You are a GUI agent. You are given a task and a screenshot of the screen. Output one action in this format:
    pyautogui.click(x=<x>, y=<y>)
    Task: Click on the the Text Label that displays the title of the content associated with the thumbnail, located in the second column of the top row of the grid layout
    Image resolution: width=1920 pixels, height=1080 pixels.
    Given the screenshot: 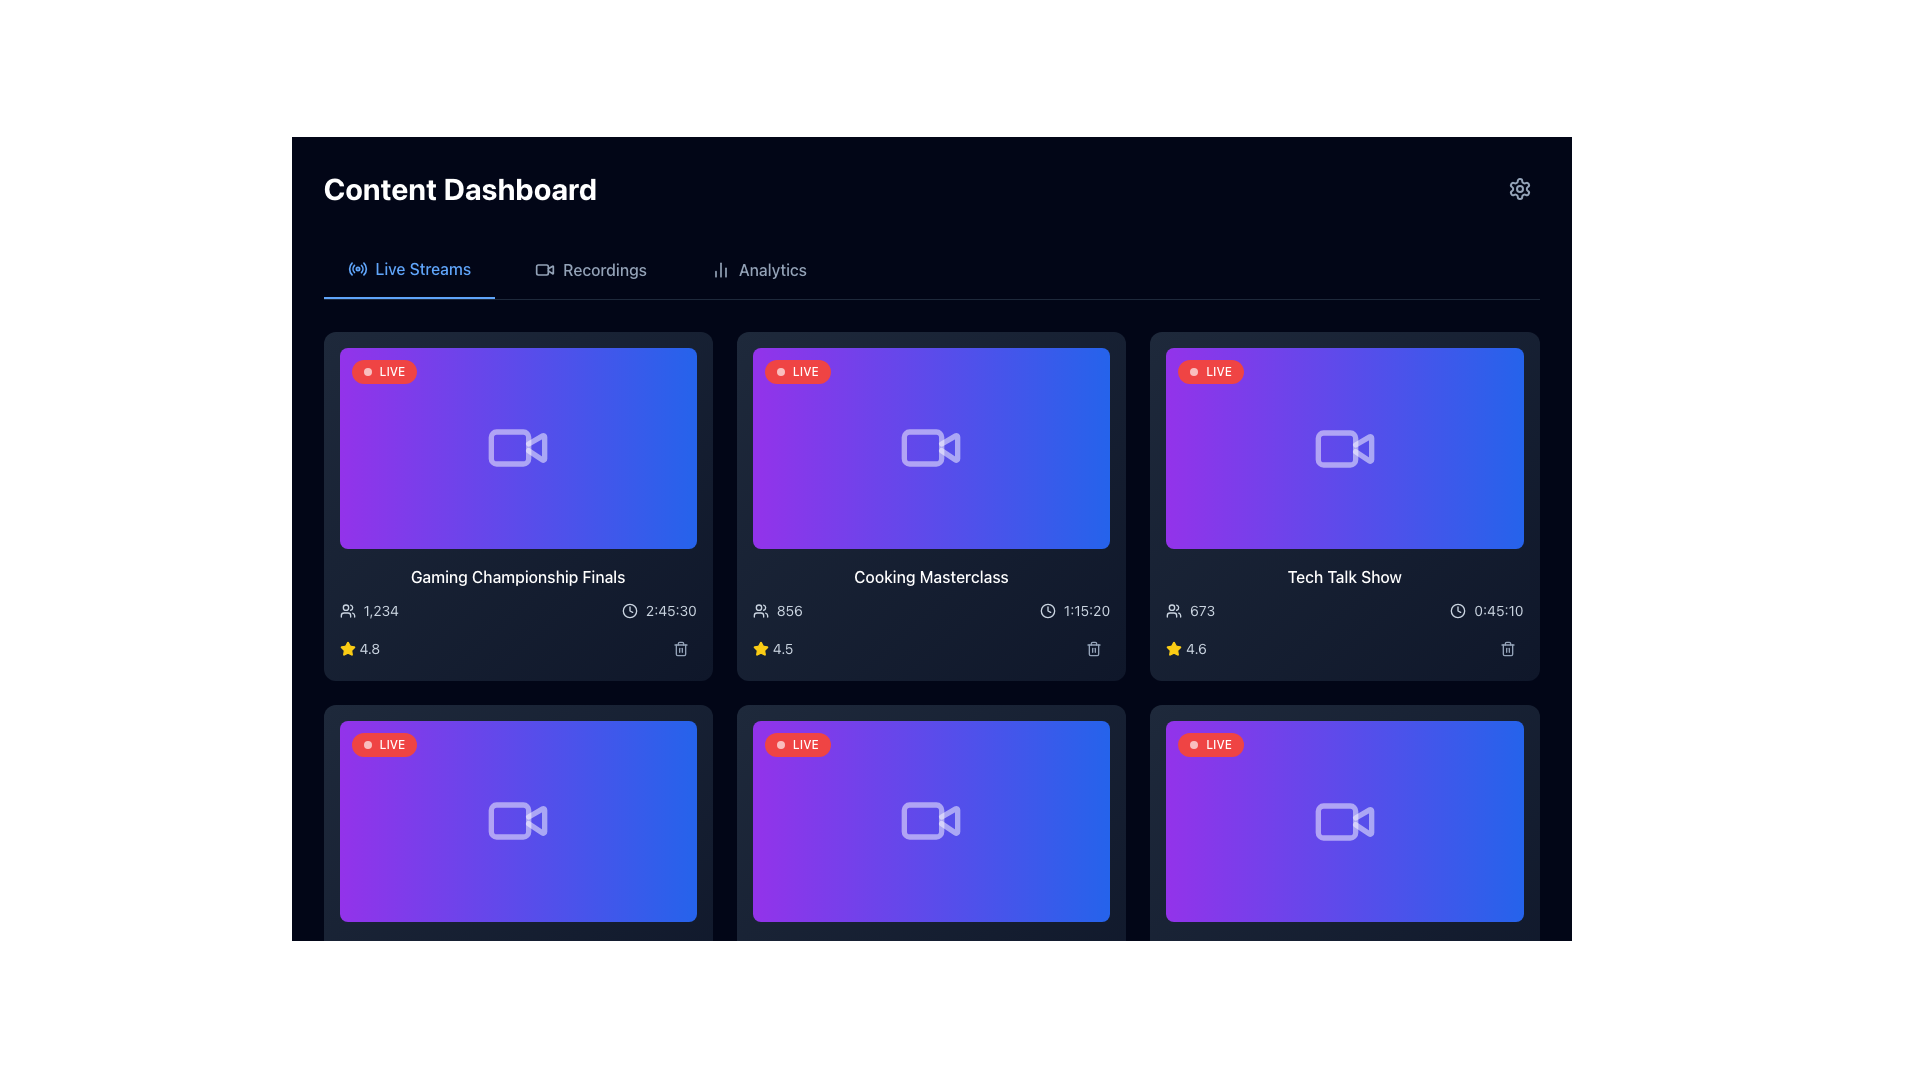 What is the action you would take?
    pyautogui.click(x=930, y=576)
    